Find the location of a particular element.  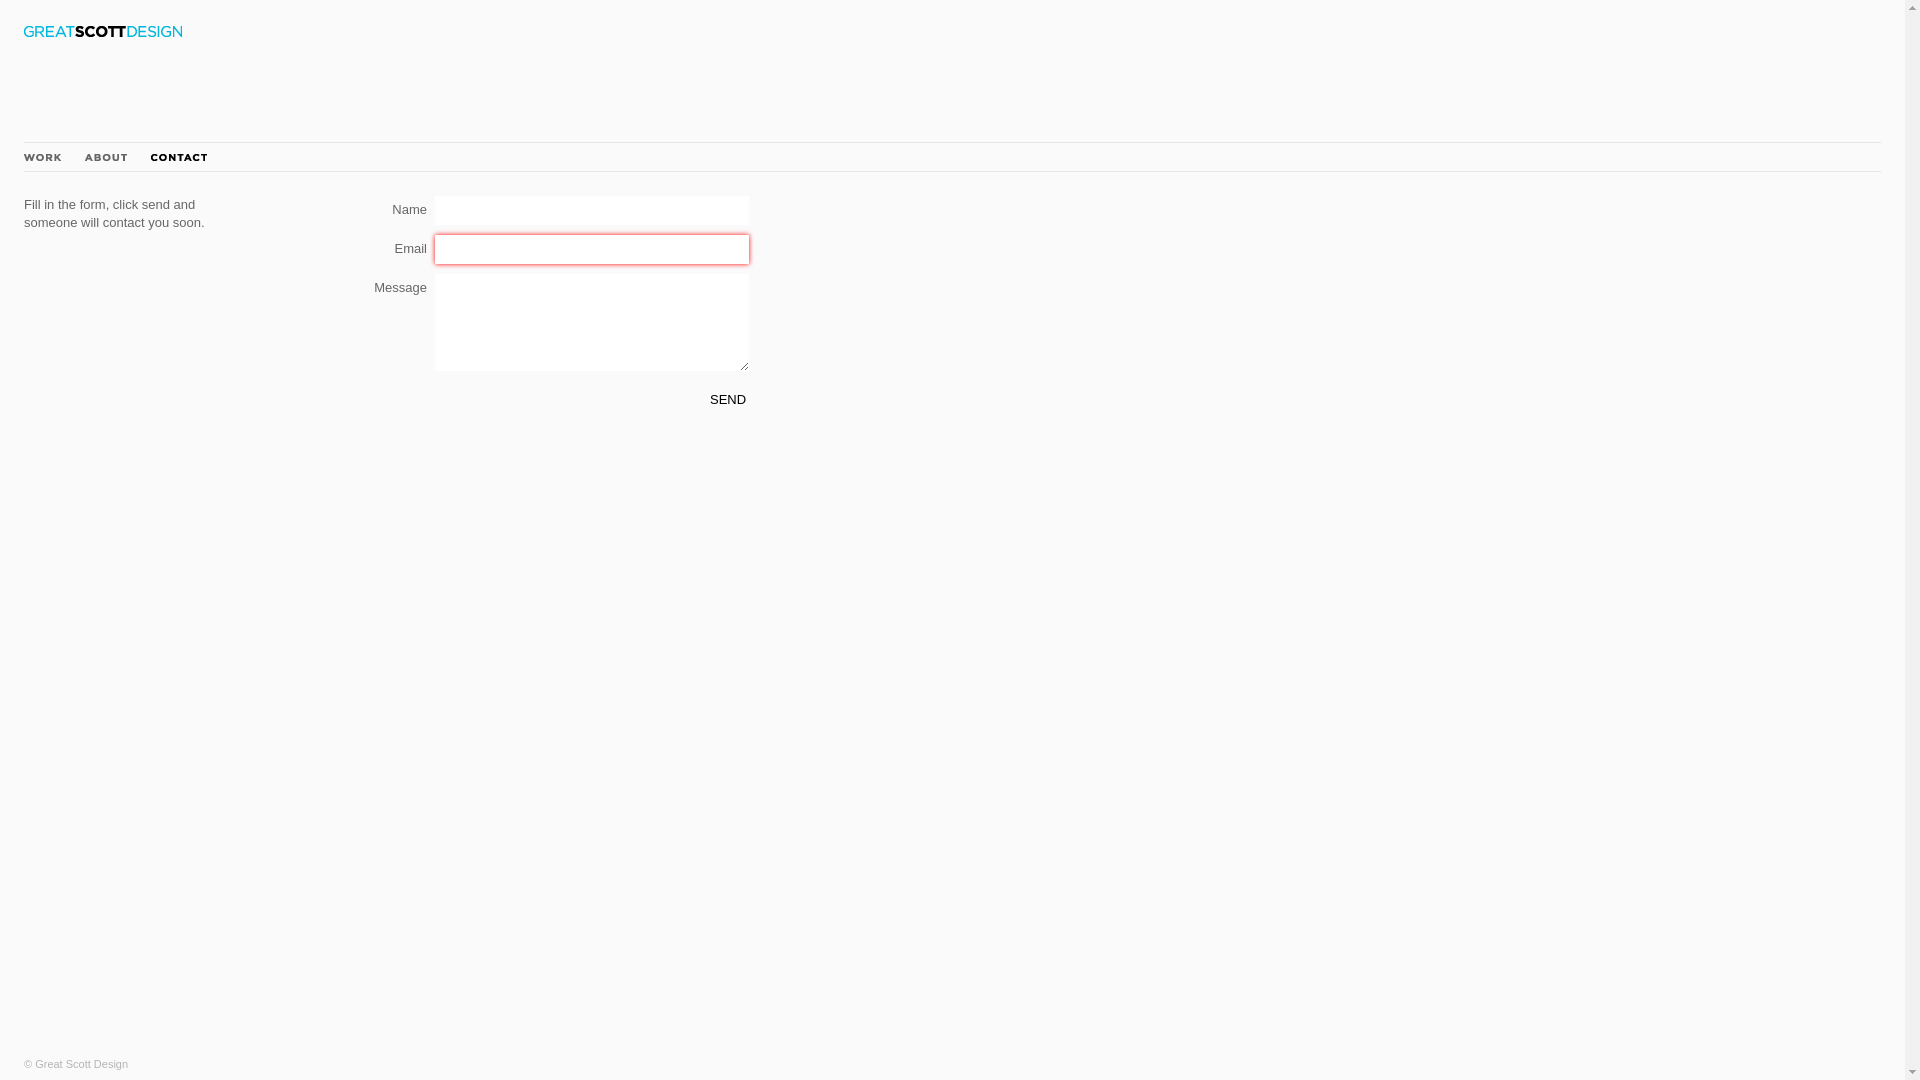

'Send' is located at coordinates (727, 399).